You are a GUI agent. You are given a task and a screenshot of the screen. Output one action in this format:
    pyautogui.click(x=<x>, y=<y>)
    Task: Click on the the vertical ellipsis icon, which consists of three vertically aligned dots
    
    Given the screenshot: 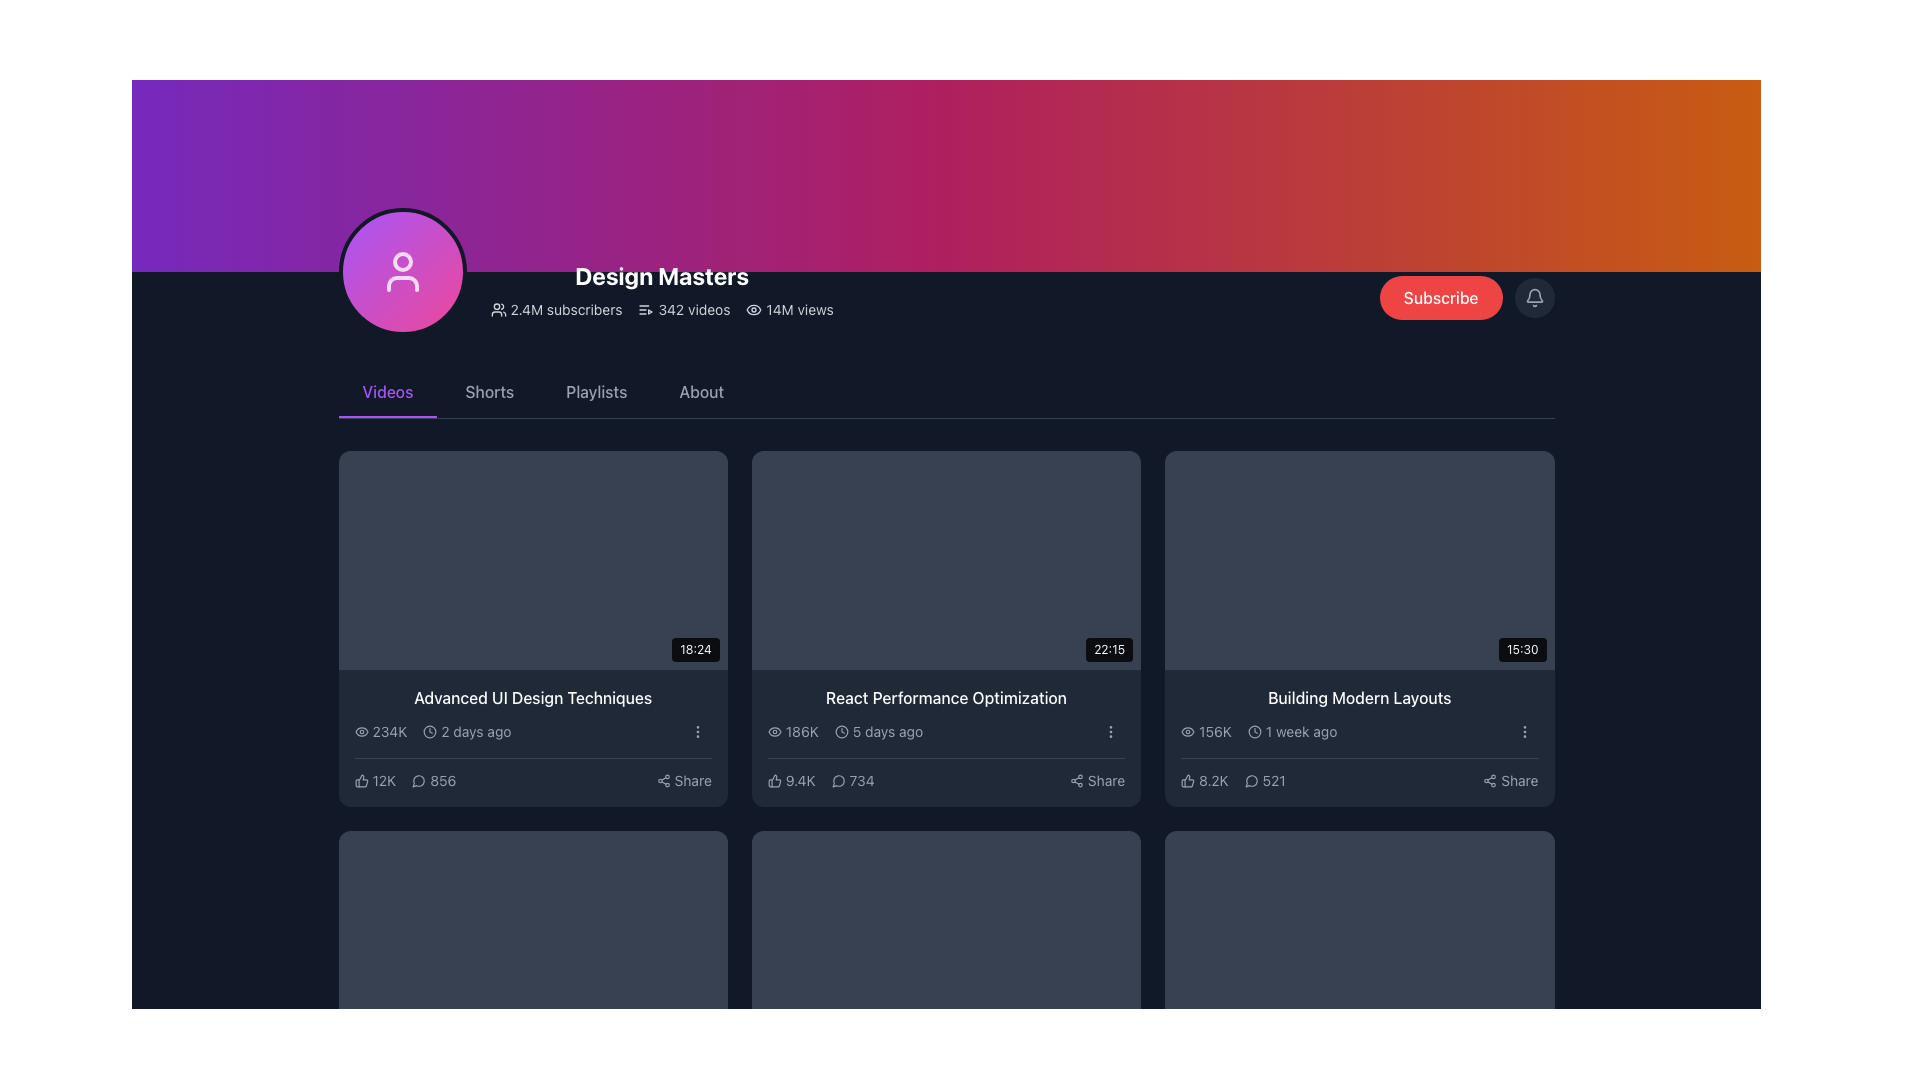 What is the action you would take?
    pyautogui.click(x=697, y=732)
    